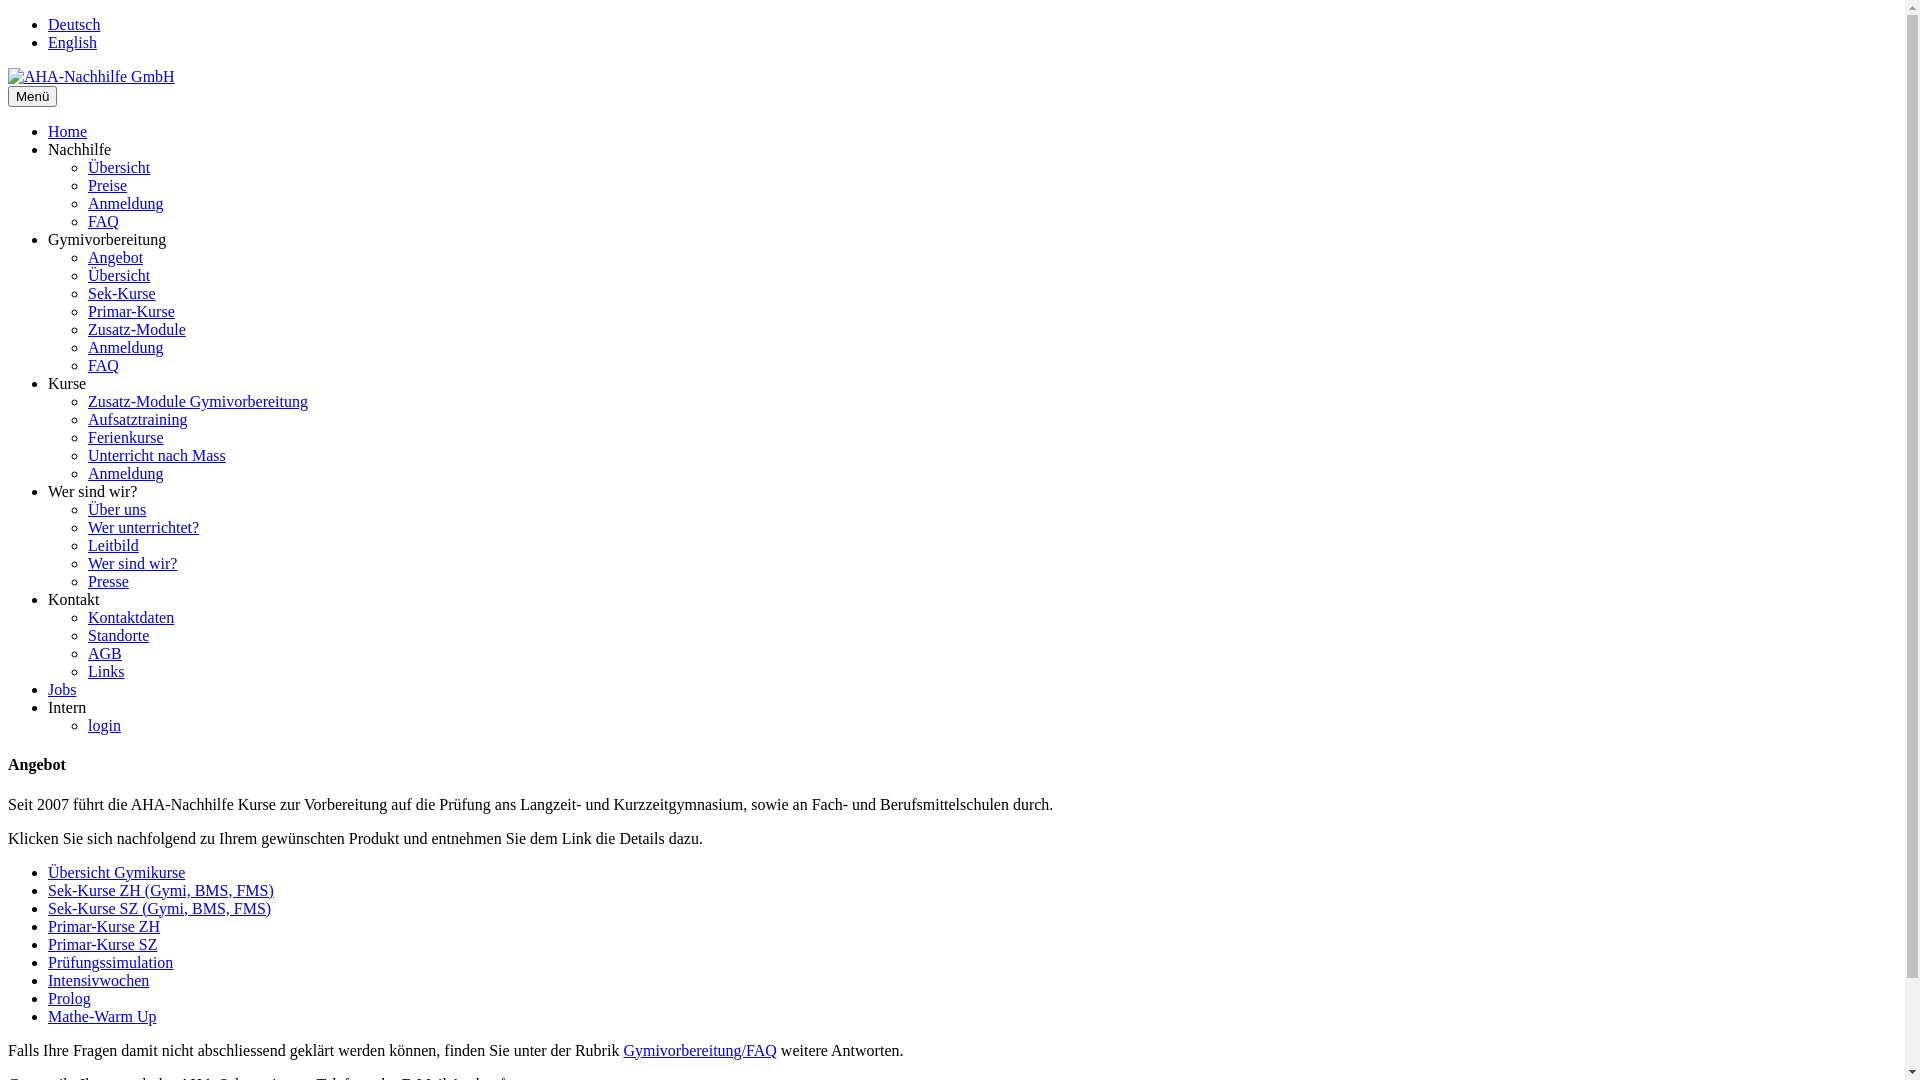 The height and width of the screenshot is (1080, 1920). Describe the element at coordinates (117, 635) in the screenshot. I see `'Standorte'` at that location.